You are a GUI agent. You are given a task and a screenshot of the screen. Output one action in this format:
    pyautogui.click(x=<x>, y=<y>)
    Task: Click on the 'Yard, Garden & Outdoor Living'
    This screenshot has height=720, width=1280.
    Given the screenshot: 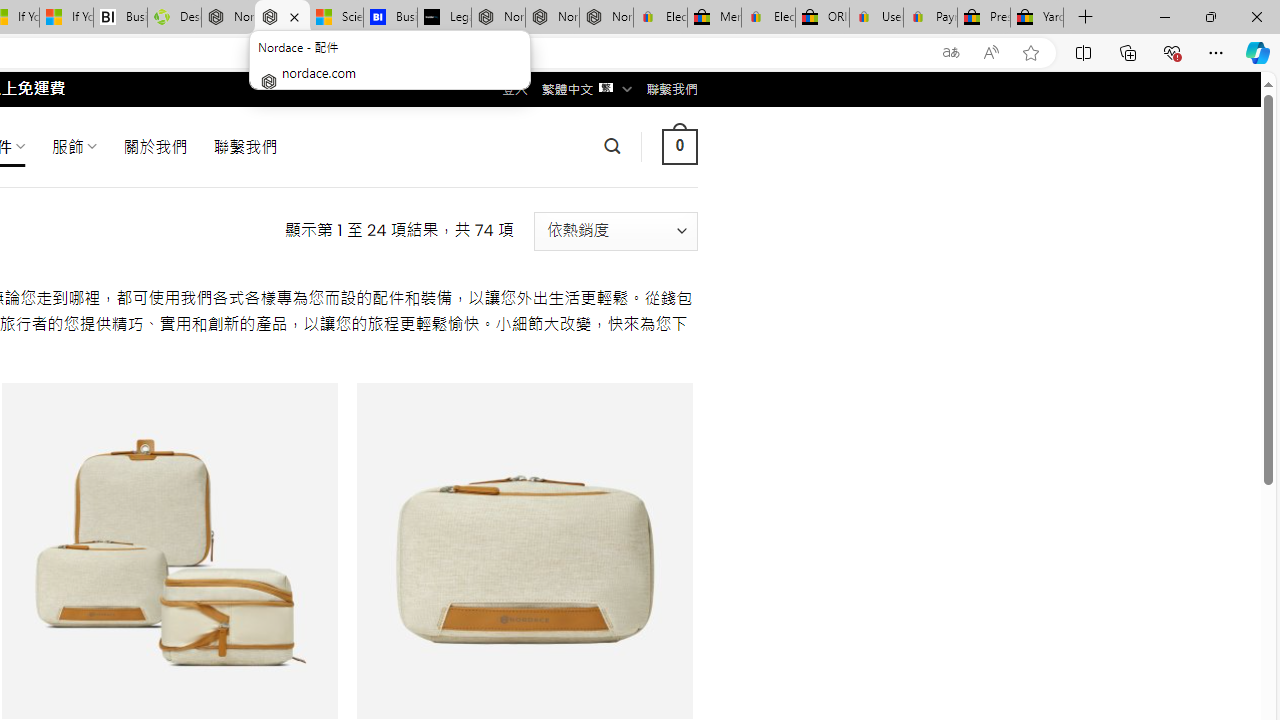 What is the action you would take?
    pyautogui.click(x=1037, y=17)
    